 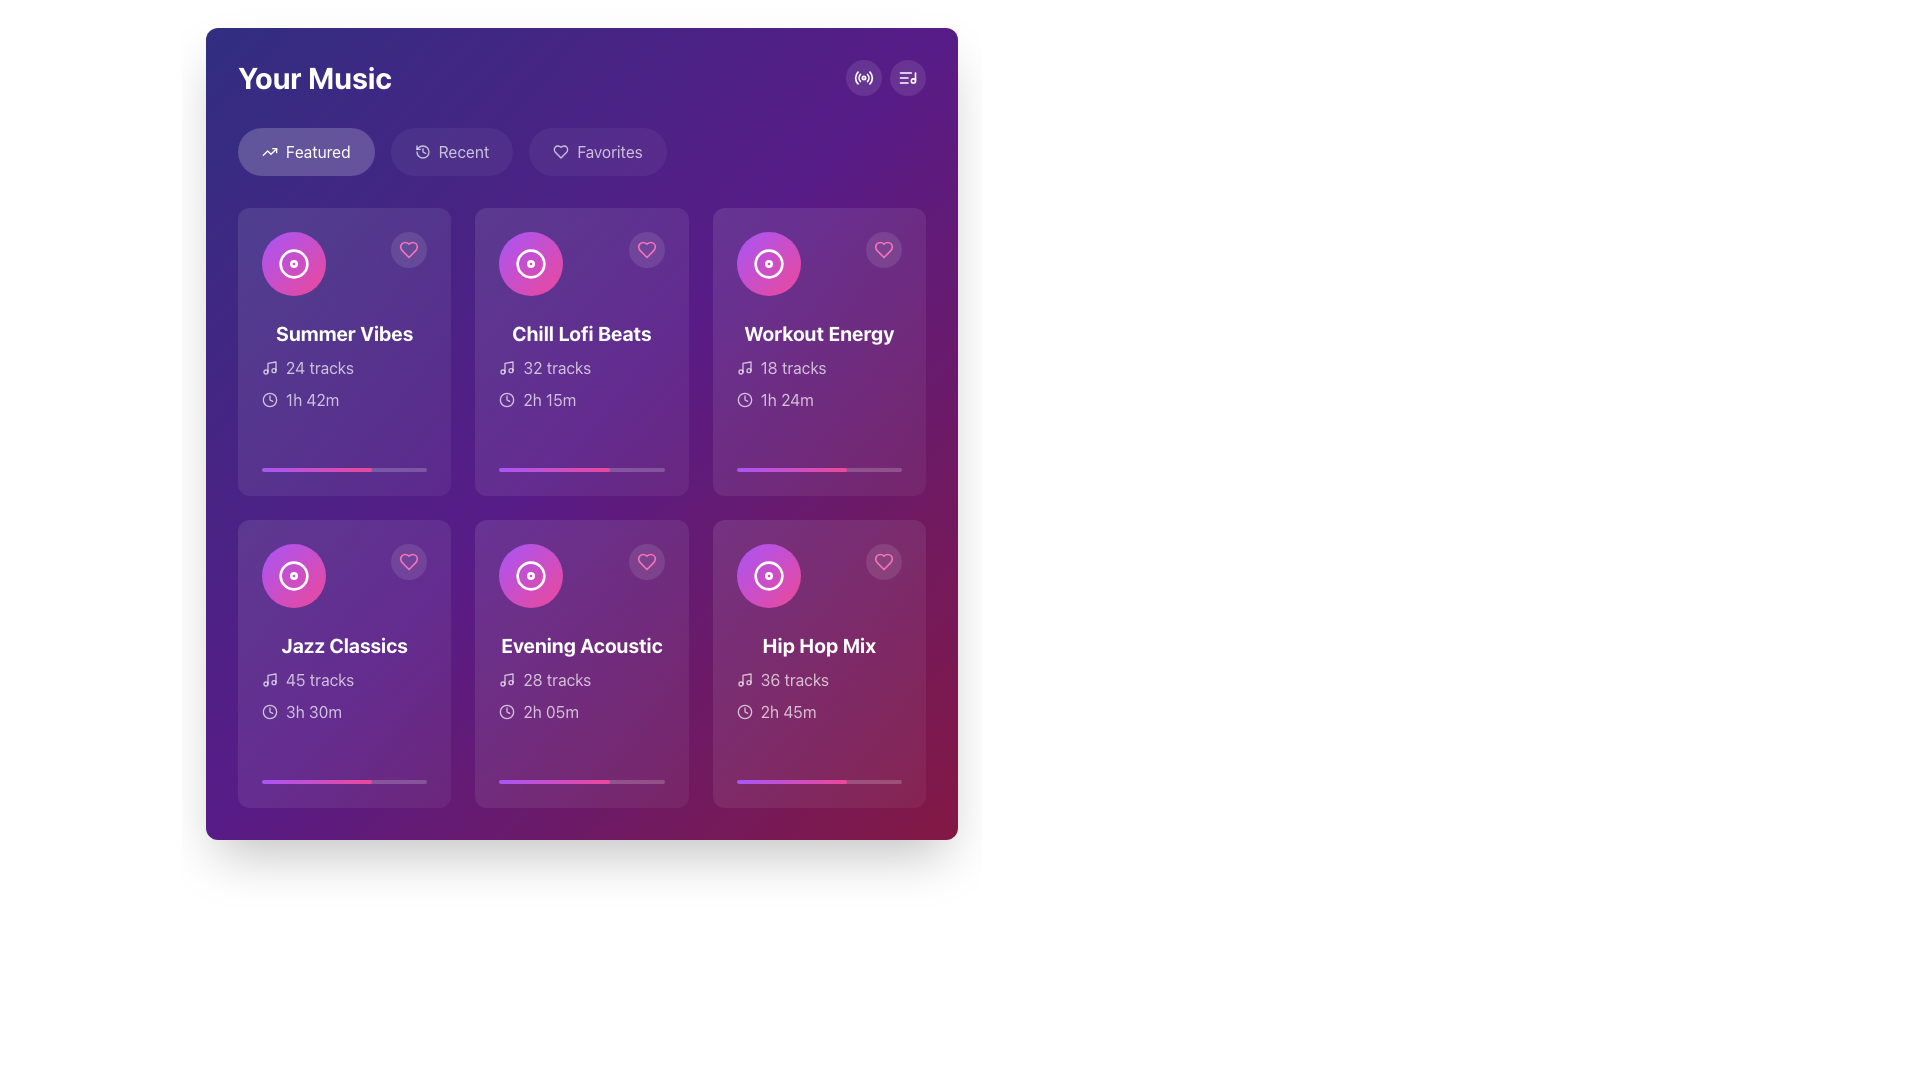 I want to click on the progress bar centered within the 'Evening Acoustic' card, located at the bottom center of the card, indicating partial completion of a task or media playback, so click(x=554, y=781).